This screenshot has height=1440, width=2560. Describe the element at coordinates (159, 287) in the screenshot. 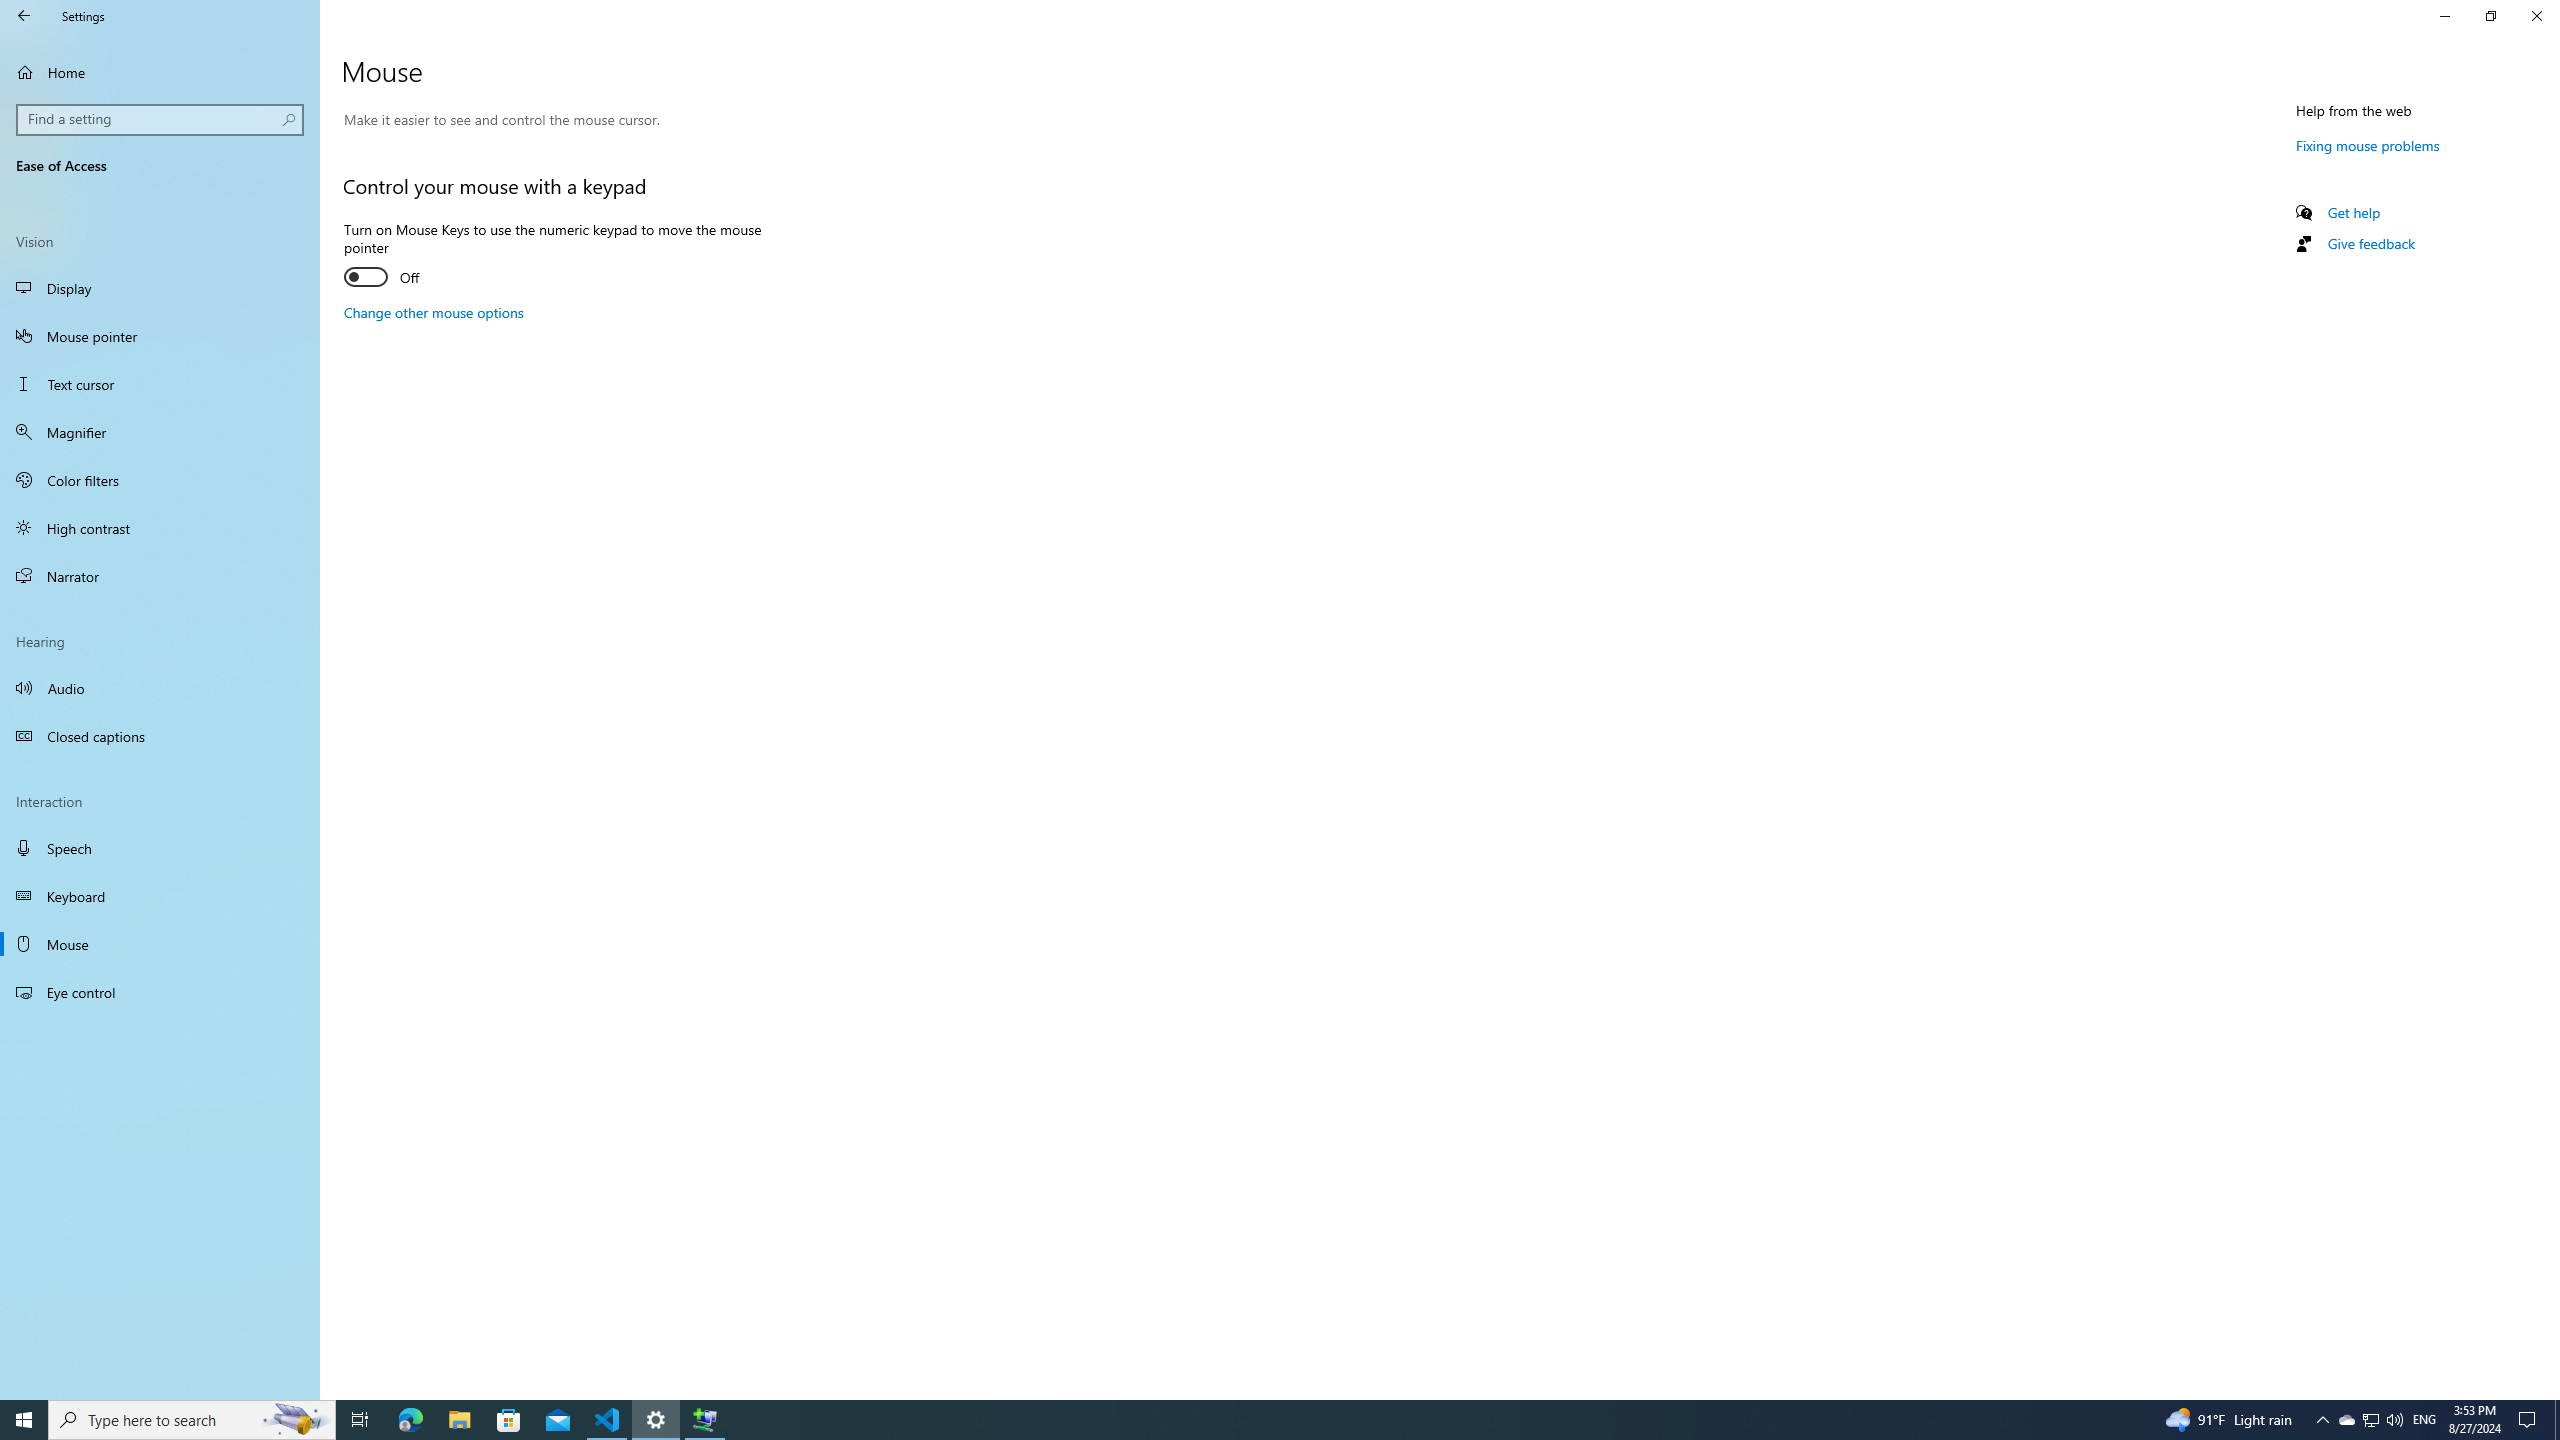

I see `'Display'` at that location.